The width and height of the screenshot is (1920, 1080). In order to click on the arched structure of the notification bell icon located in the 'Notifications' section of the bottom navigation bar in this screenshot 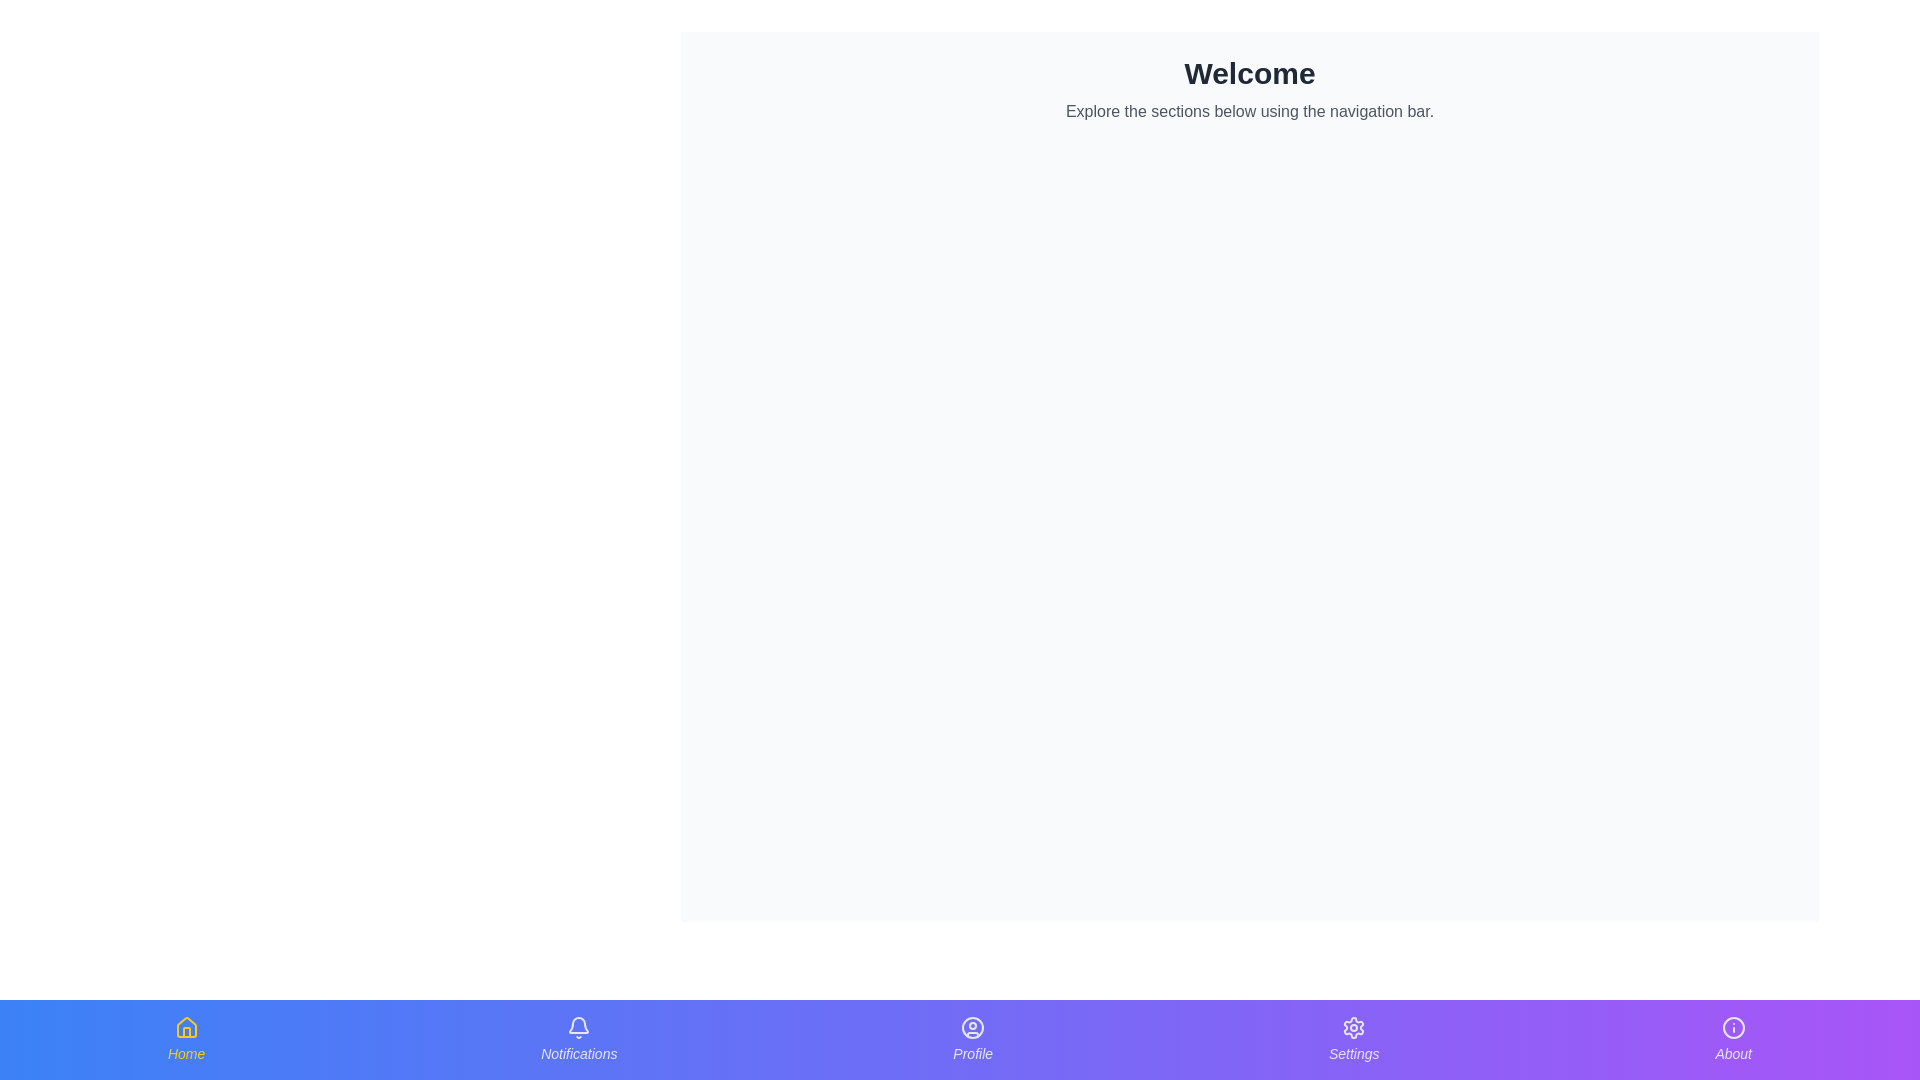, I will do `click(578, 1025)`.